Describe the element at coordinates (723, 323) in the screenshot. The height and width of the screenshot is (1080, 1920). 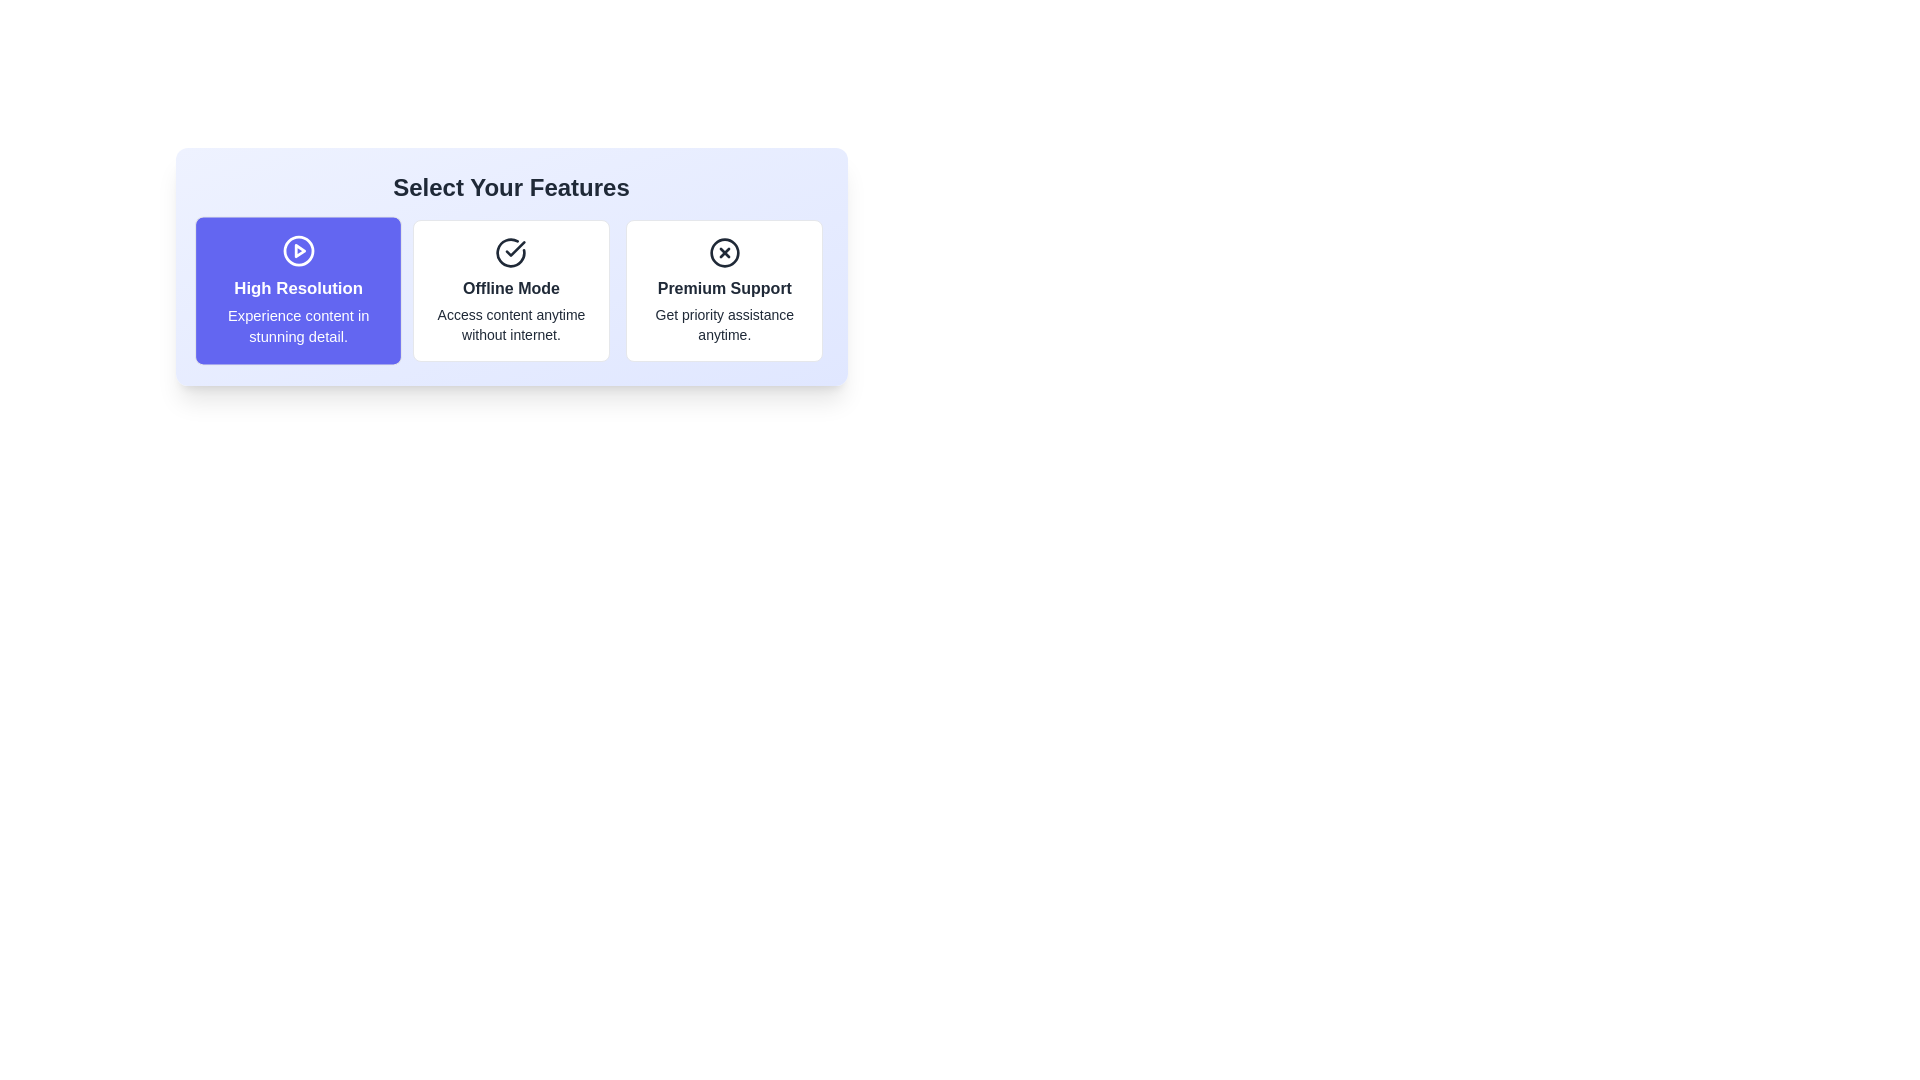
I see `the text block displaying 'Get priority assistance anytime.' located at the bottom of the 'Premium Support' card in the third column of the feature selection grid` at that location.